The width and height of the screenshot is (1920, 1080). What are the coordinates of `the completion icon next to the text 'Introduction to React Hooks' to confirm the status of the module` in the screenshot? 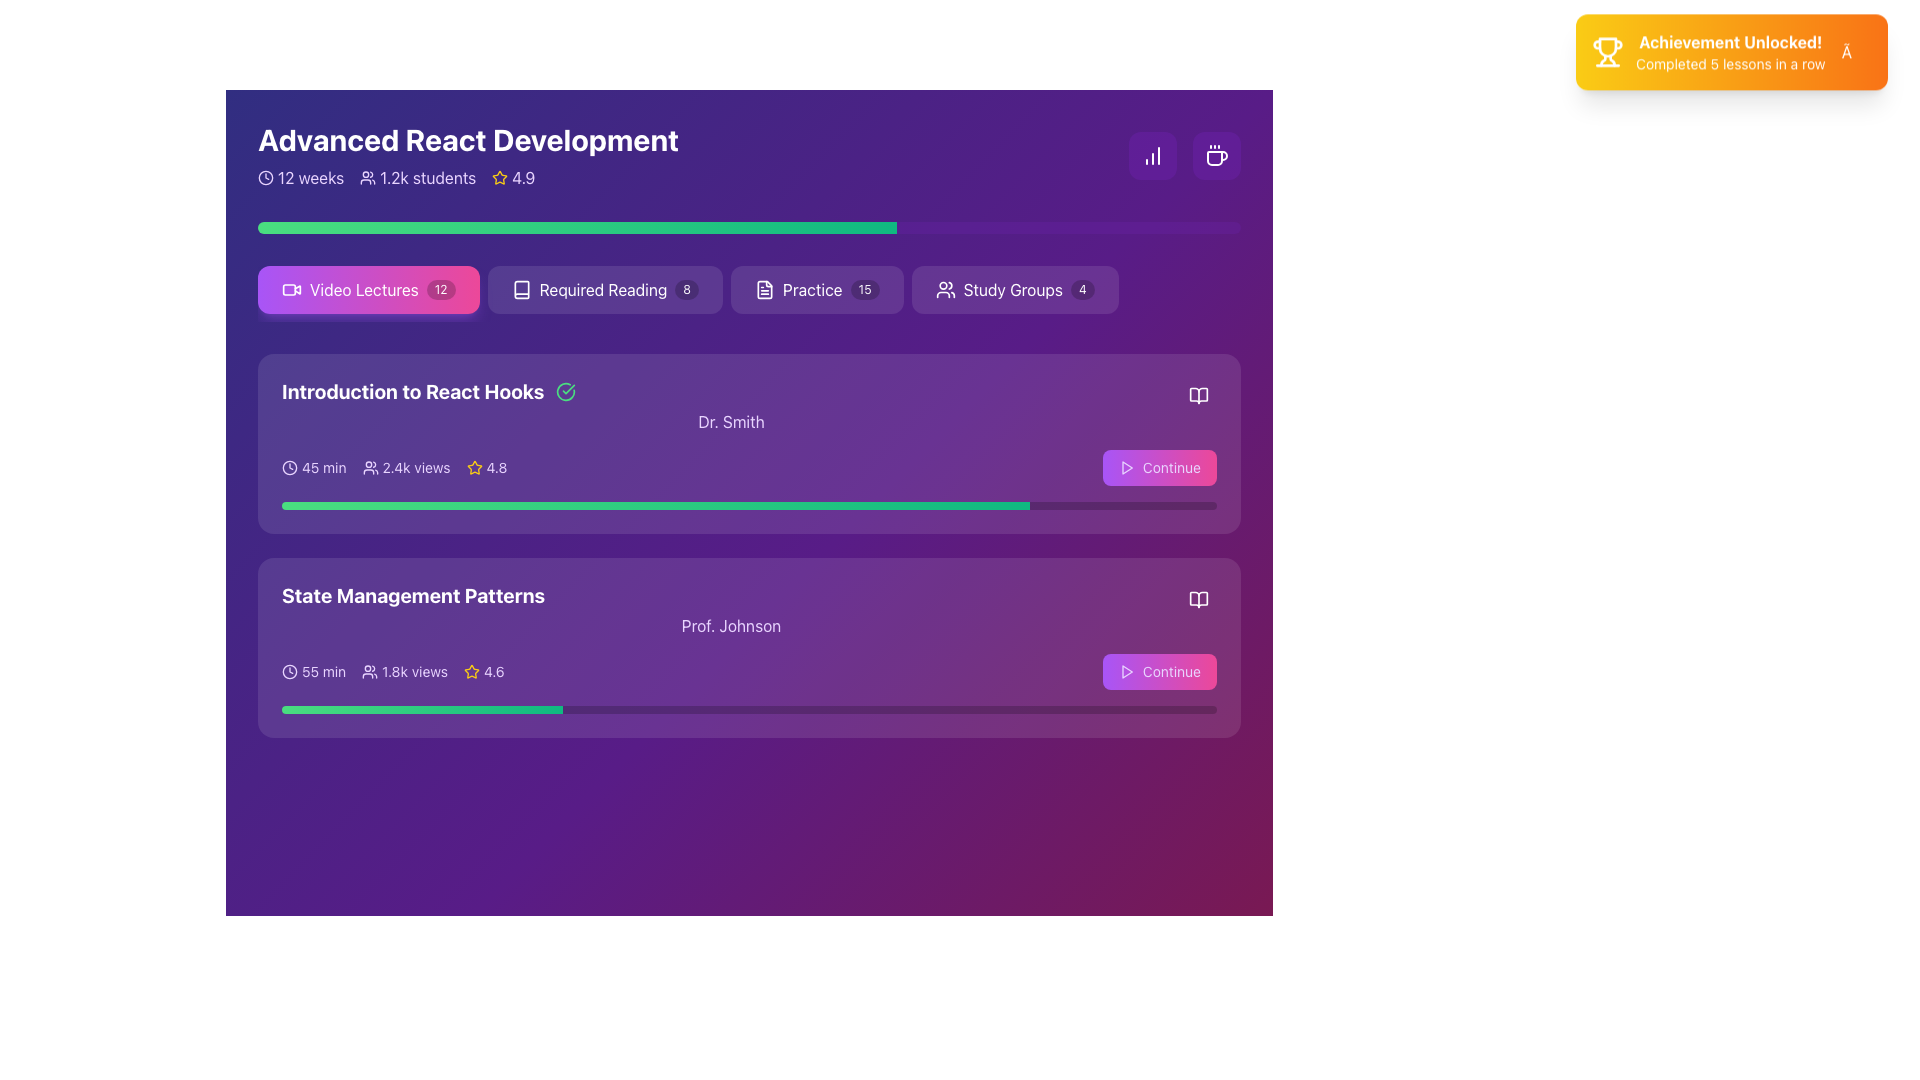 It's located at (565, 392).